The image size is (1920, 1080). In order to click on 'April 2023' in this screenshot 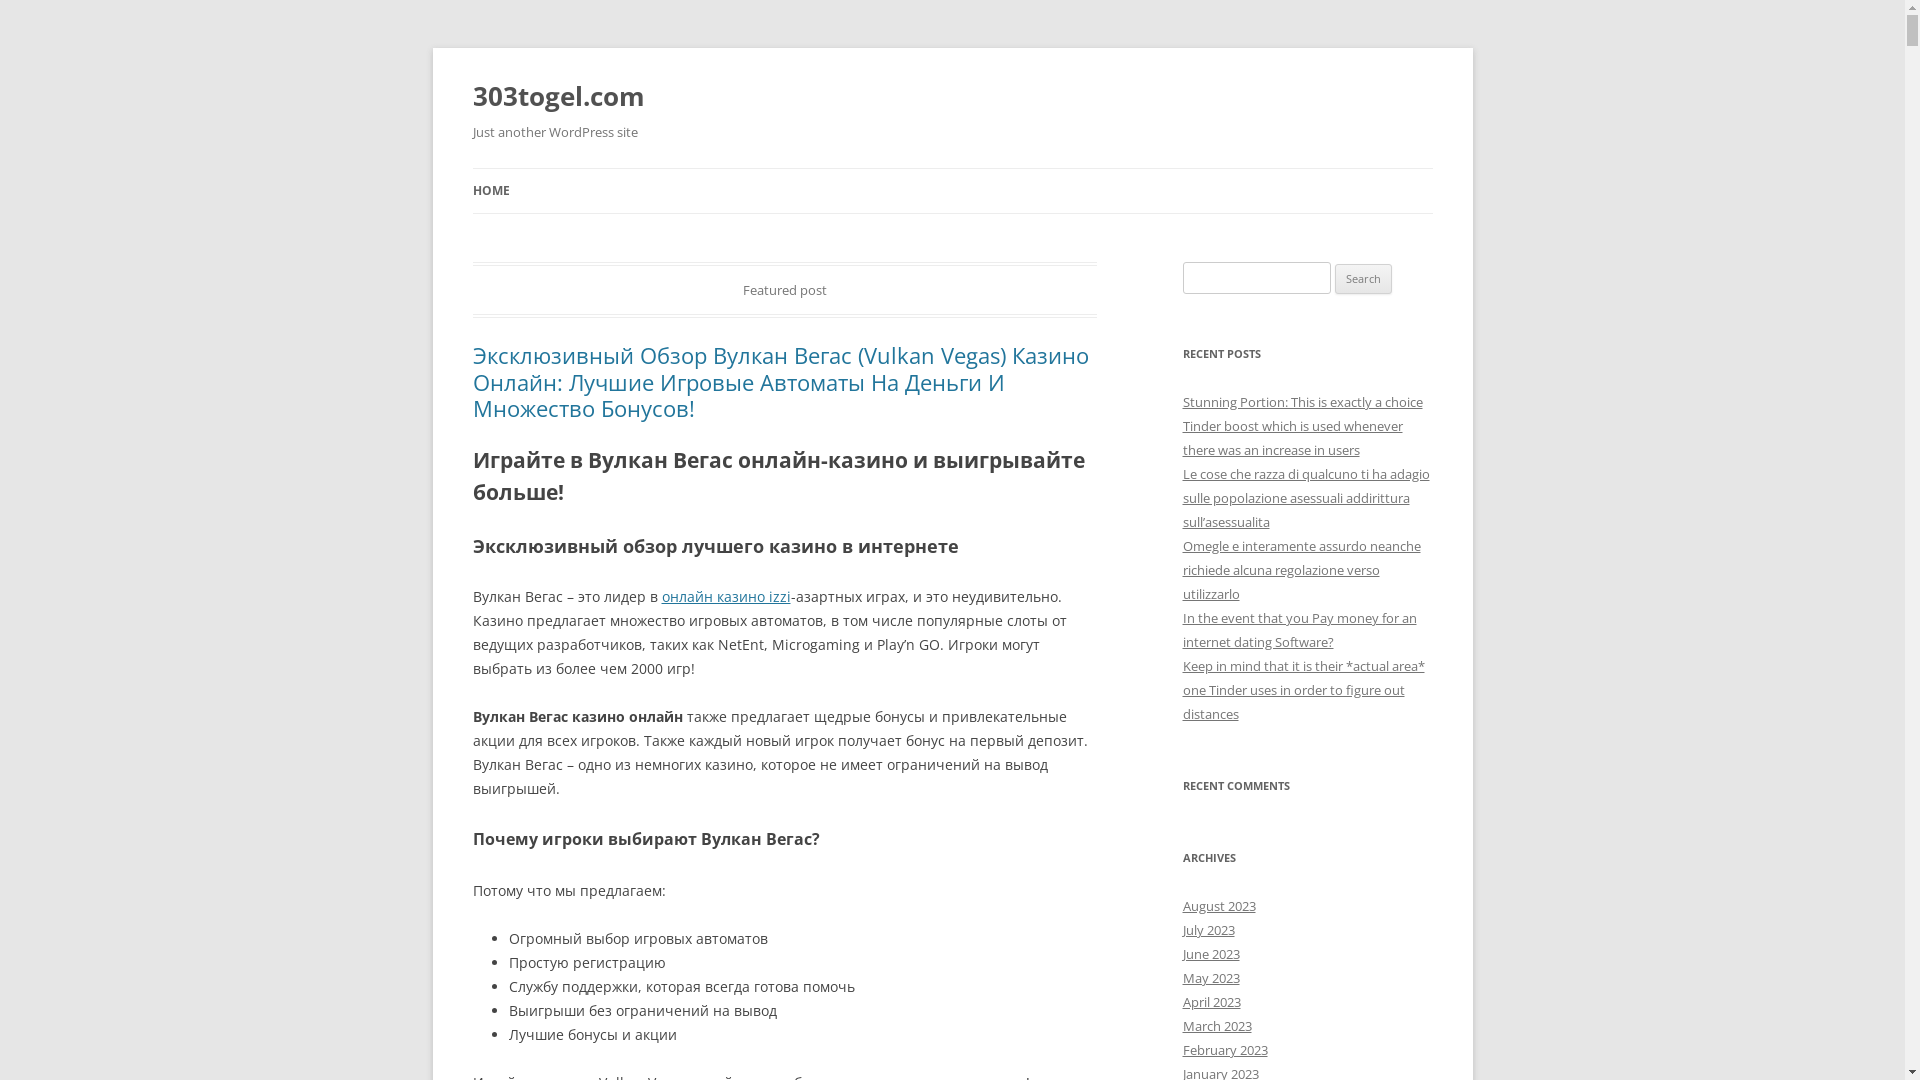, I will do `click(1209, 1002)`.